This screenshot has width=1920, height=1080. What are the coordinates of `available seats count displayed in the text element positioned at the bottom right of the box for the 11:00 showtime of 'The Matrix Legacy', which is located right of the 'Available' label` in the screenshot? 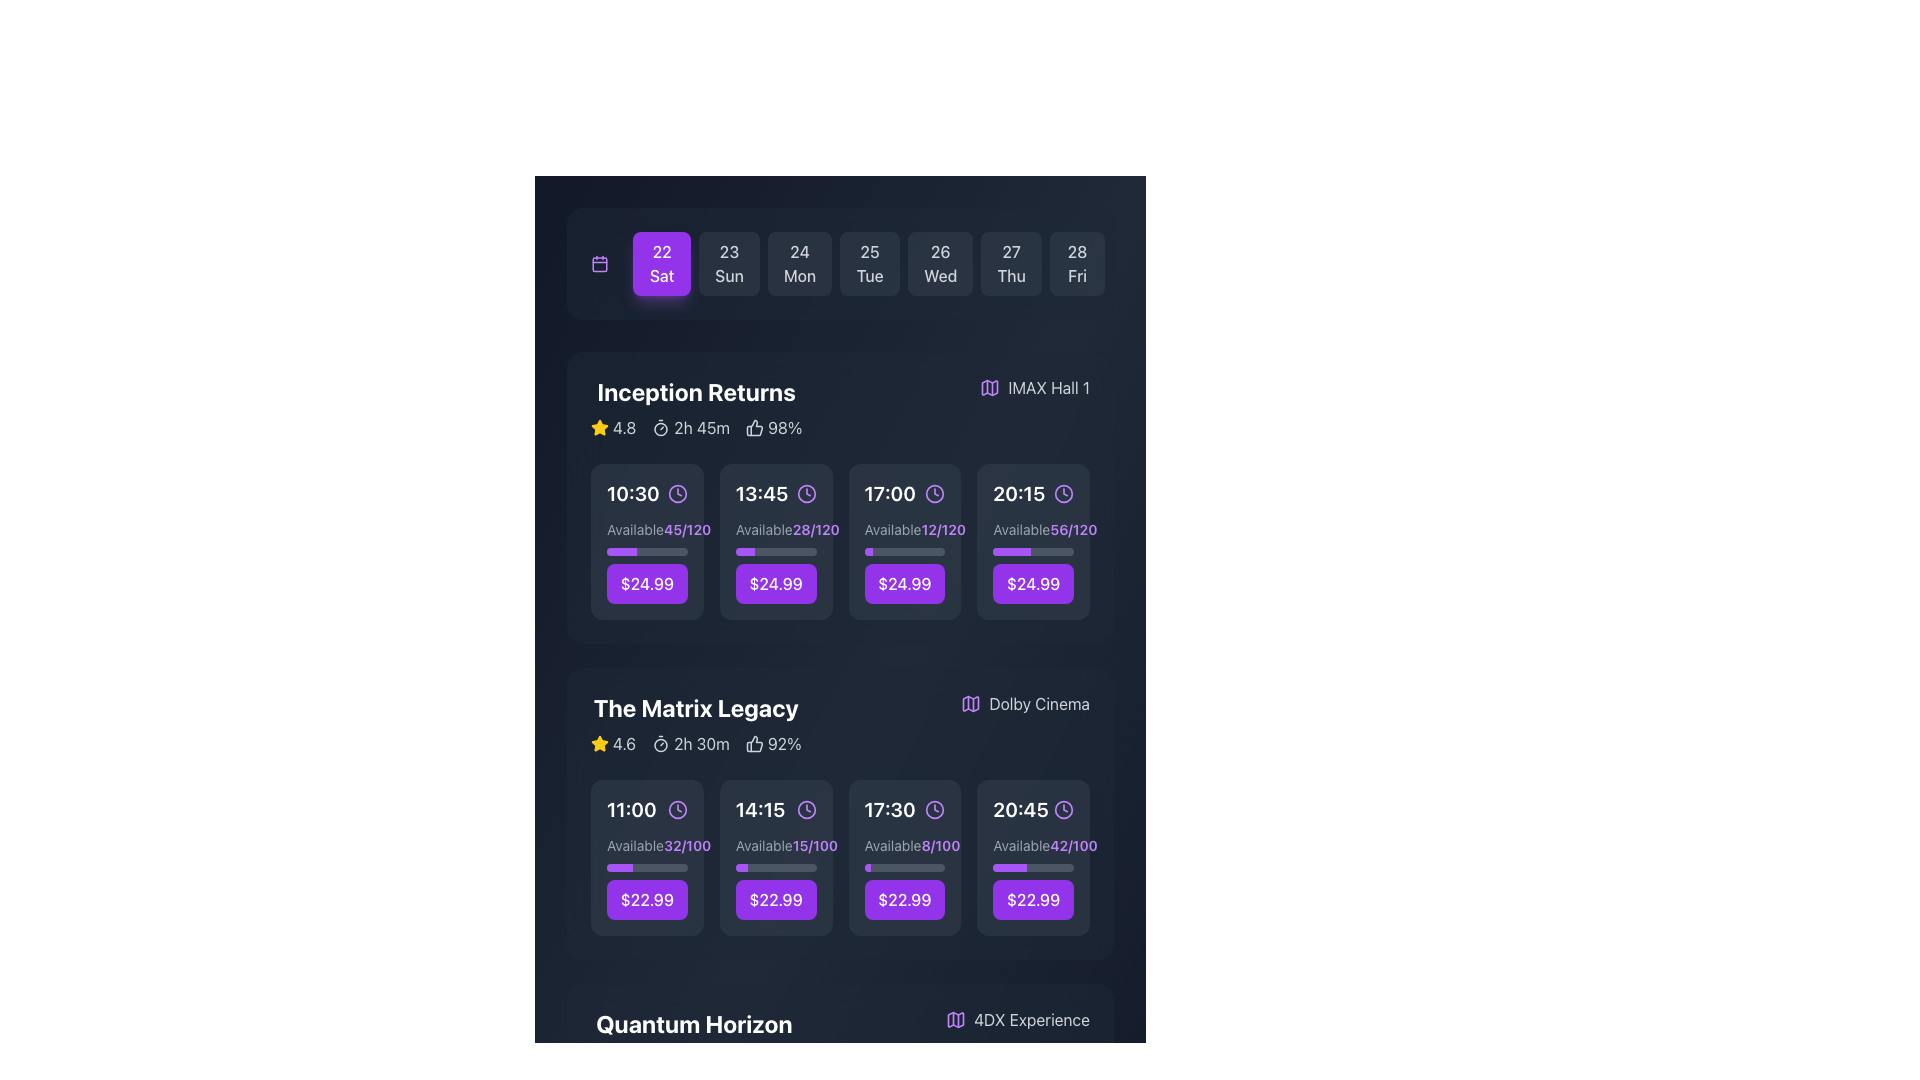 It's located at (687, 845).